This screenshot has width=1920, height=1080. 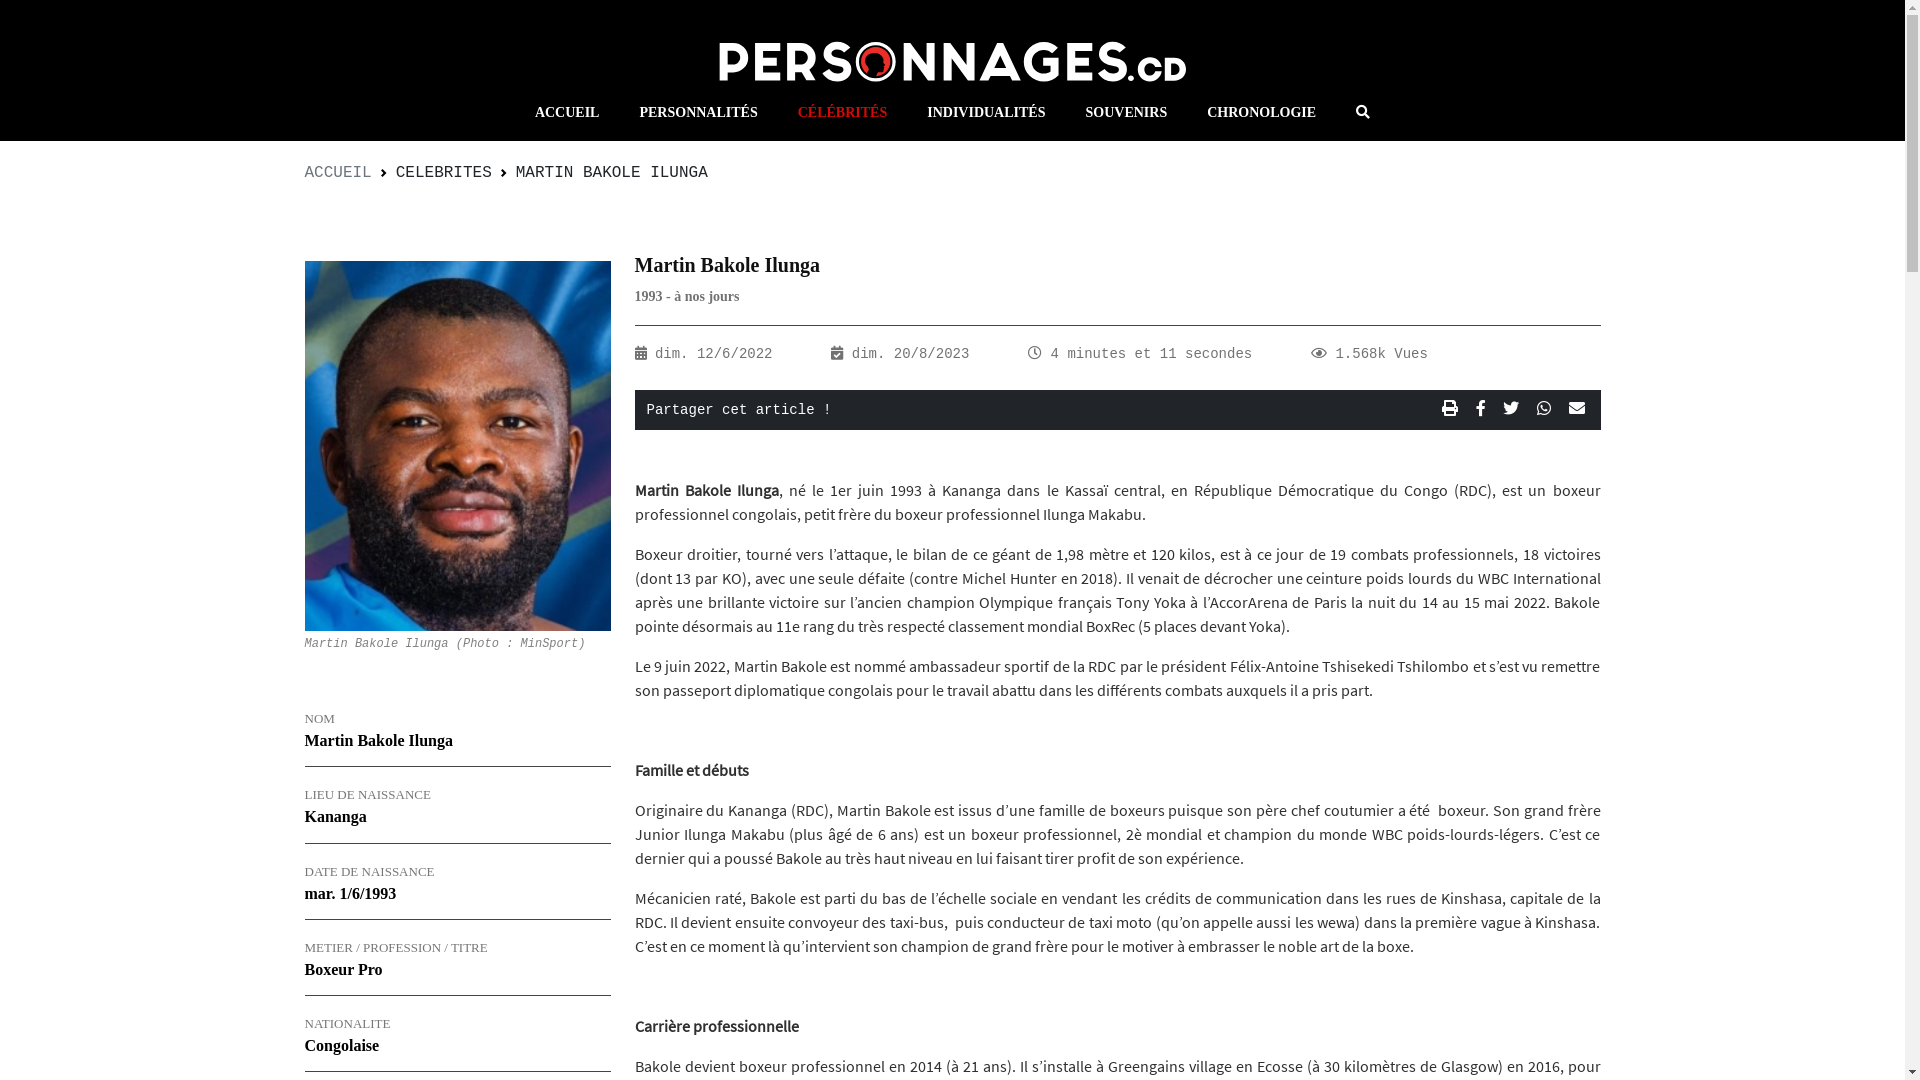 What do you see at coordinates (1563, 408) in the screenshot?
I see `'Share by Email'` at bounding box center [1563, 408].